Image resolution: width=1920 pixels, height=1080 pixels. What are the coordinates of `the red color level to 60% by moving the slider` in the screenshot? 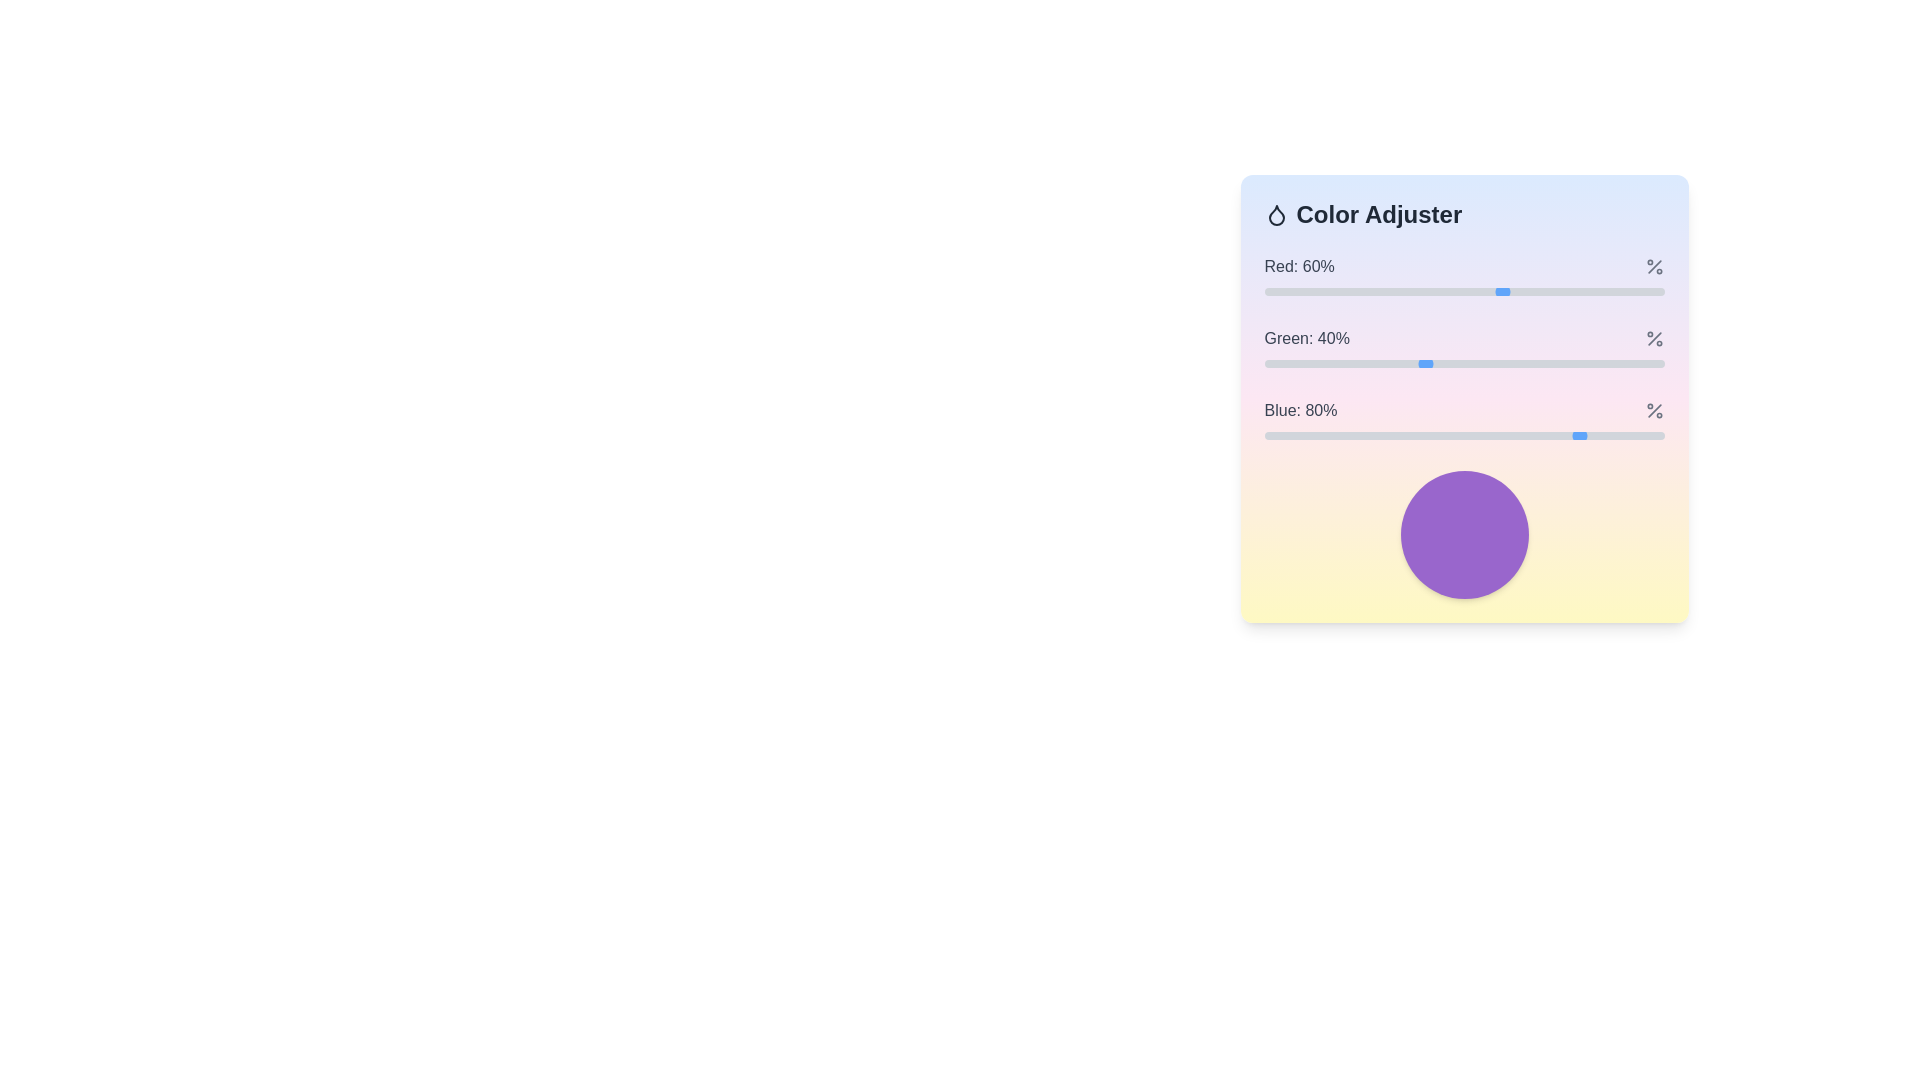 It's located at (1504, 292).